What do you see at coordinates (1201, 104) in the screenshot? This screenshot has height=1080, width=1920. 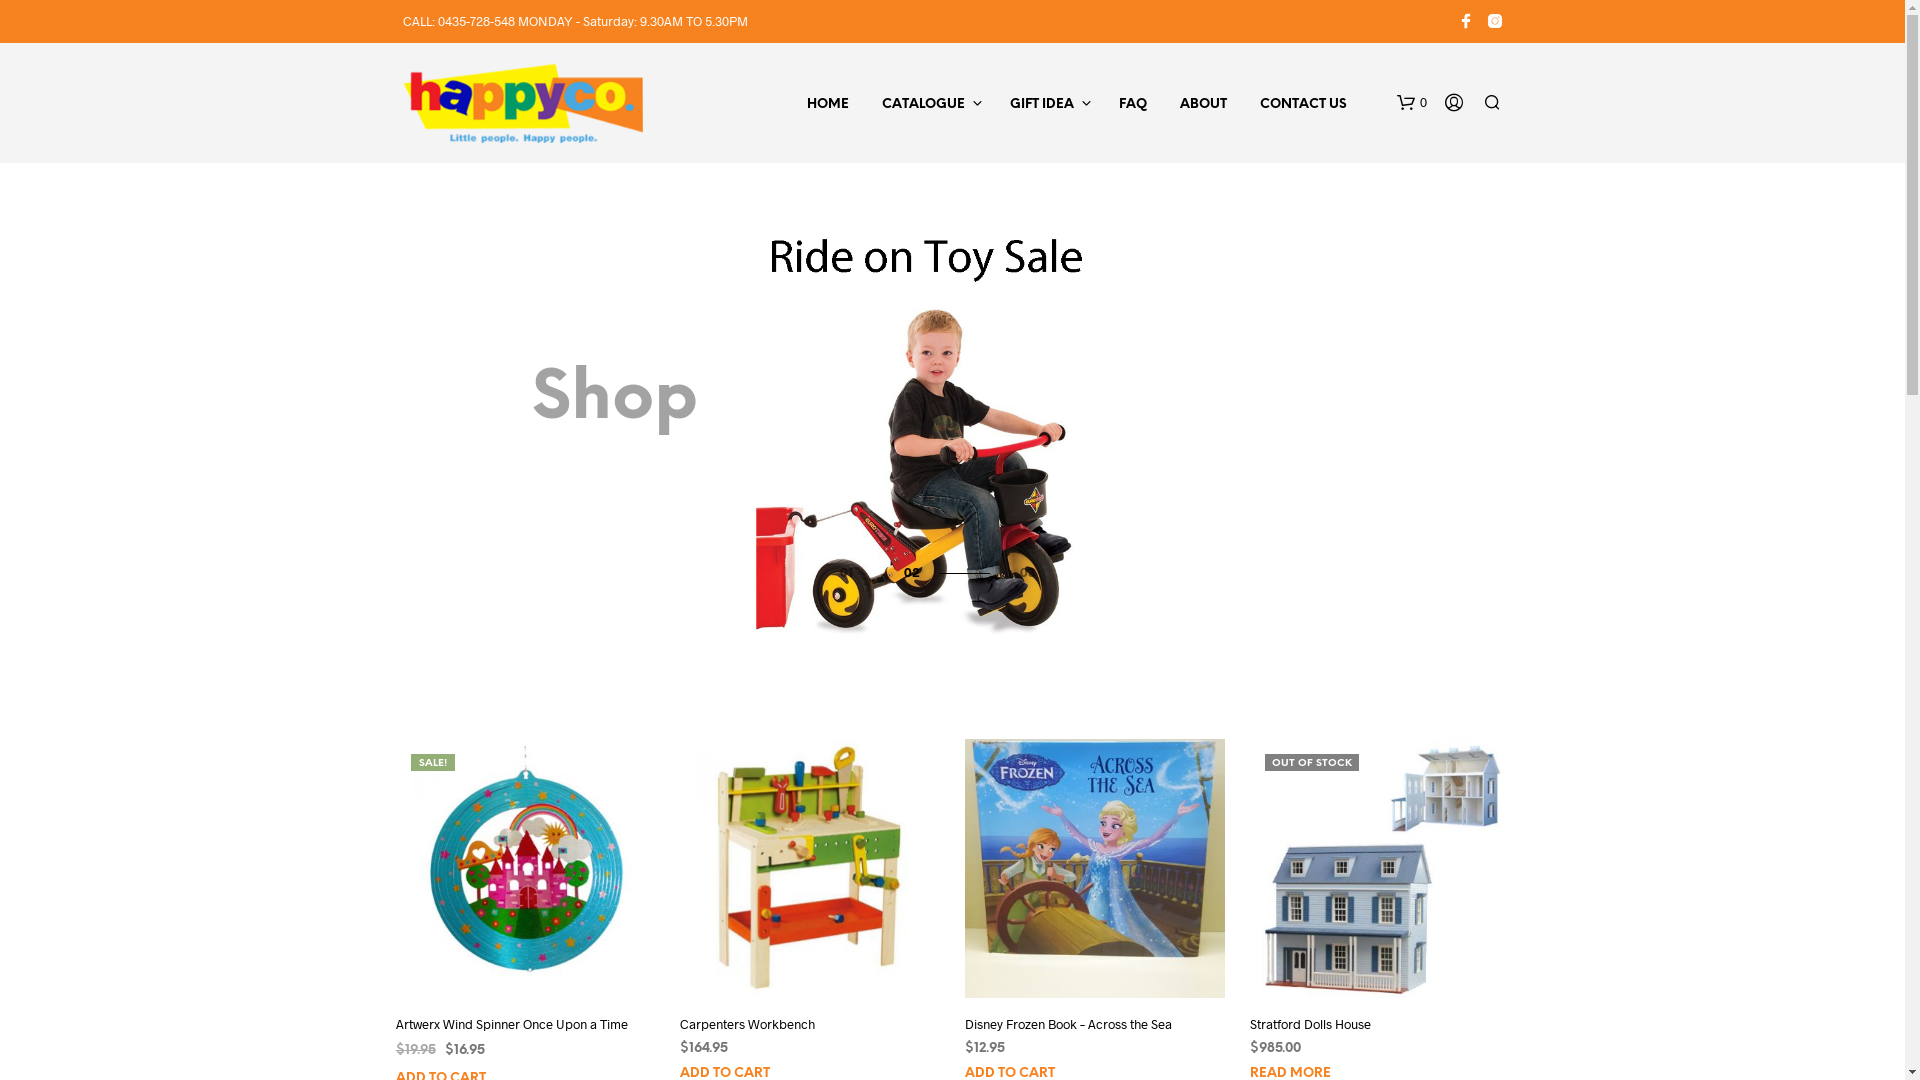 I see `'ABOUT'` at bounding box center [1201, 104].